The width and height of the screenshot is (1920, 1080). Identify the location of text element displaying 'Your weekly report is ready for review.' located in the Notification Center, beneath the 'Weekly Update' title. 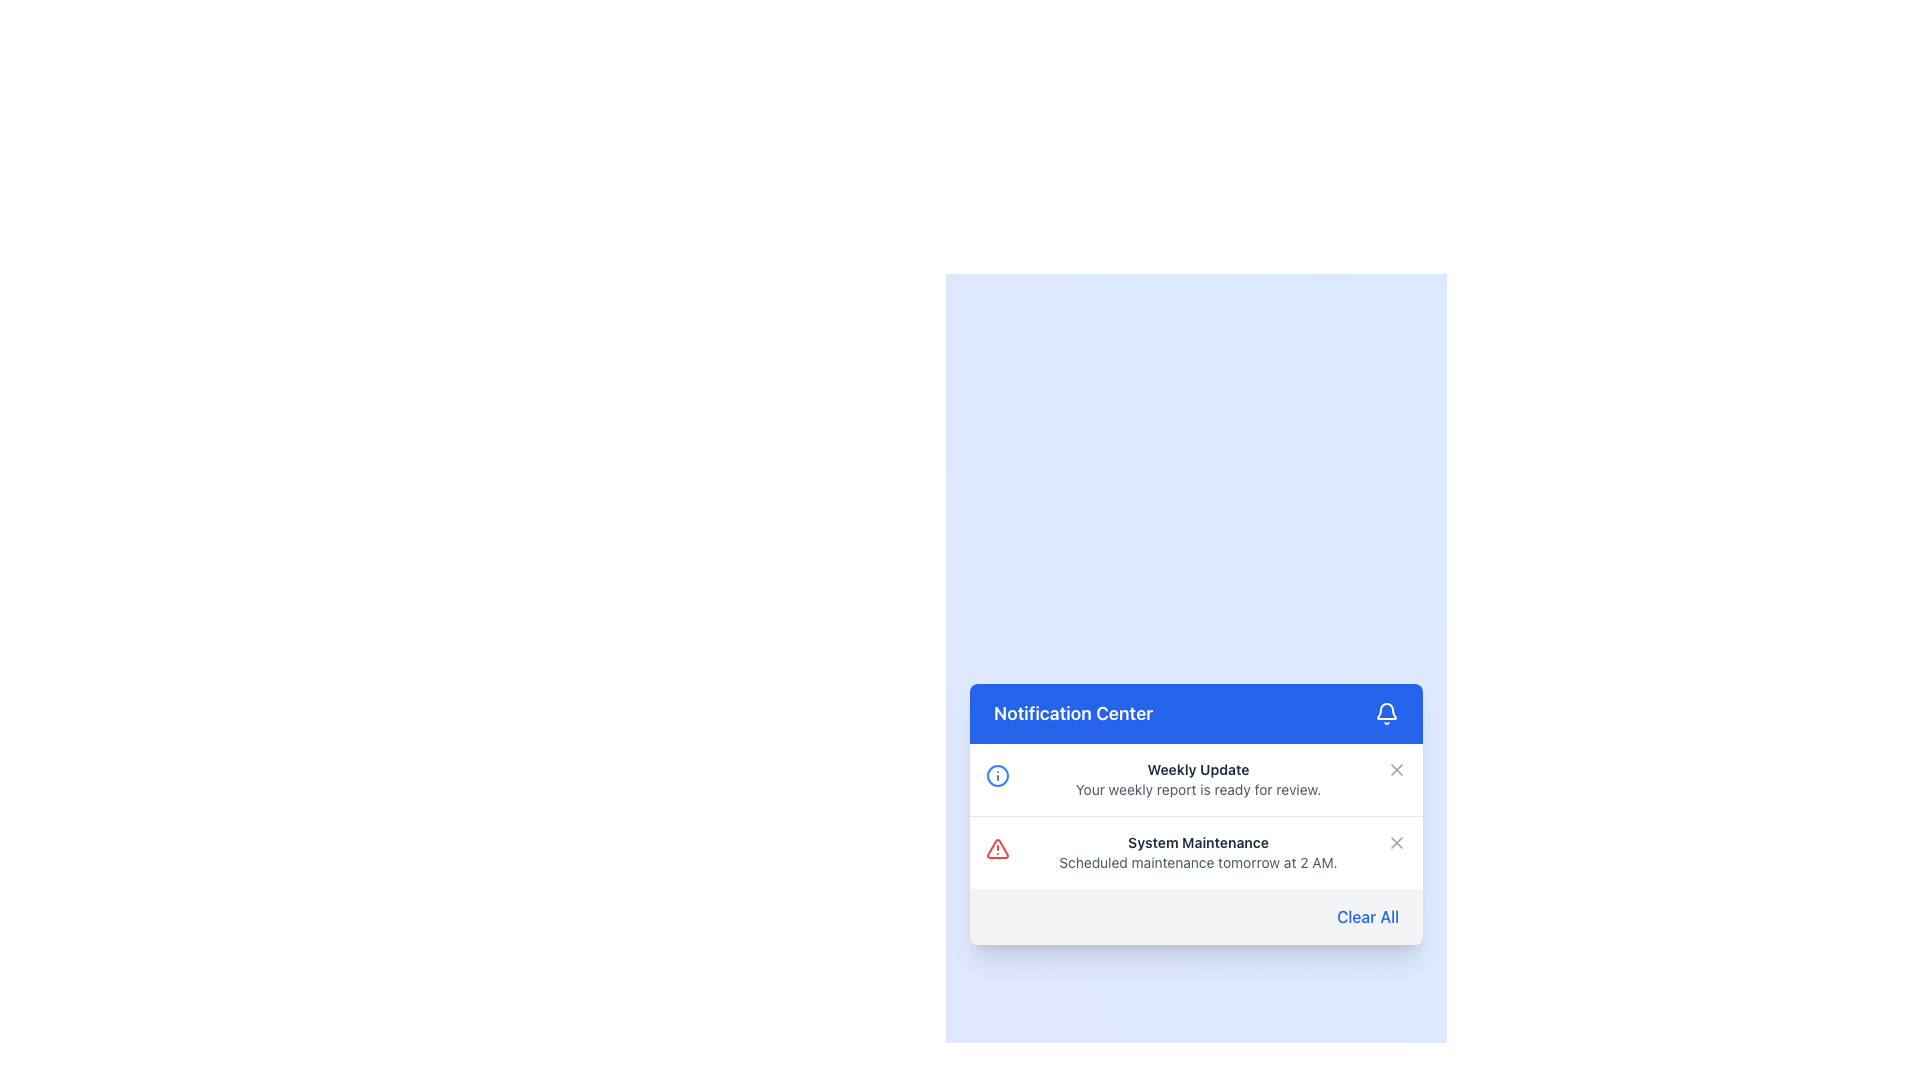
(1198, 788).